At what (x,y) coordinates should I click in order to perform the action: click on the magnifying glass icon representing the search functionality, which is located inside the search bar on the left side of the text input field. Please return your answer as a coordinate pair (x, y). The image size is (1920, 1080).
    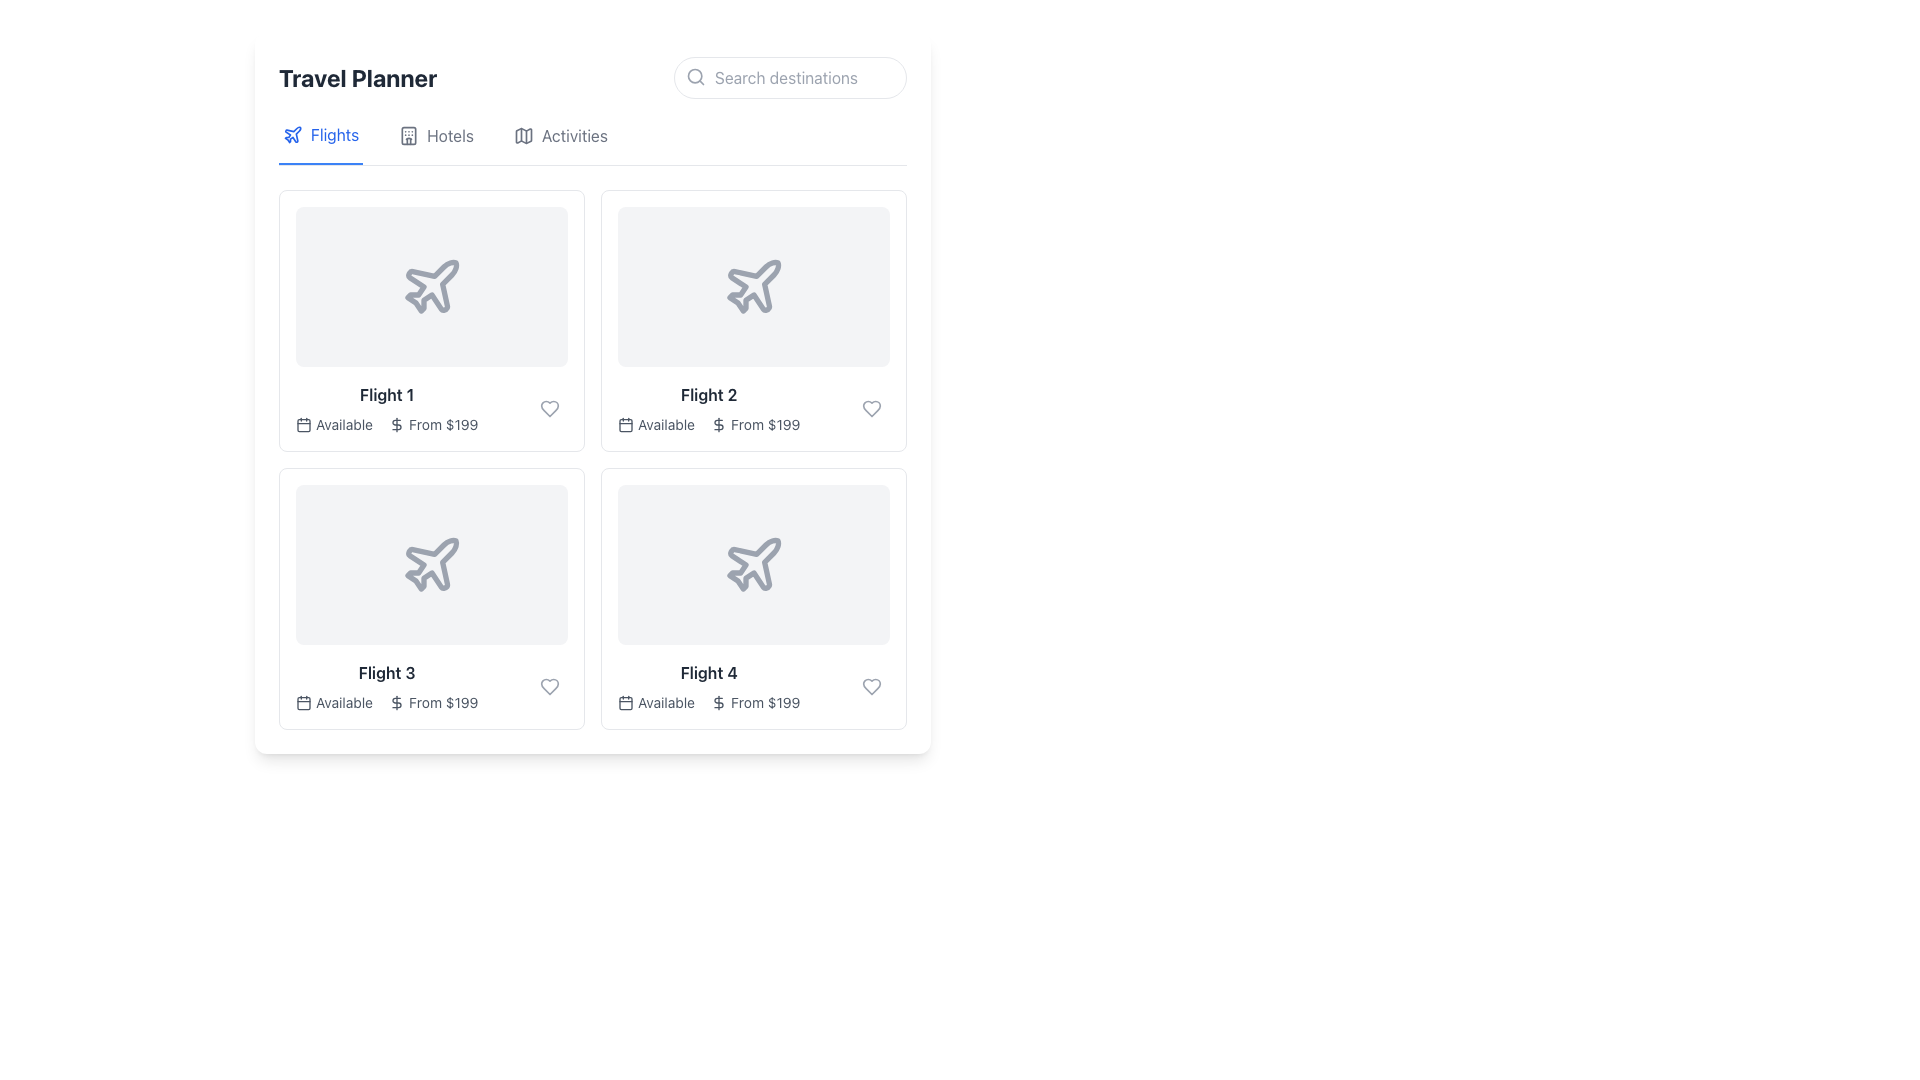
    Looking at the image, I should click on (696, 76).